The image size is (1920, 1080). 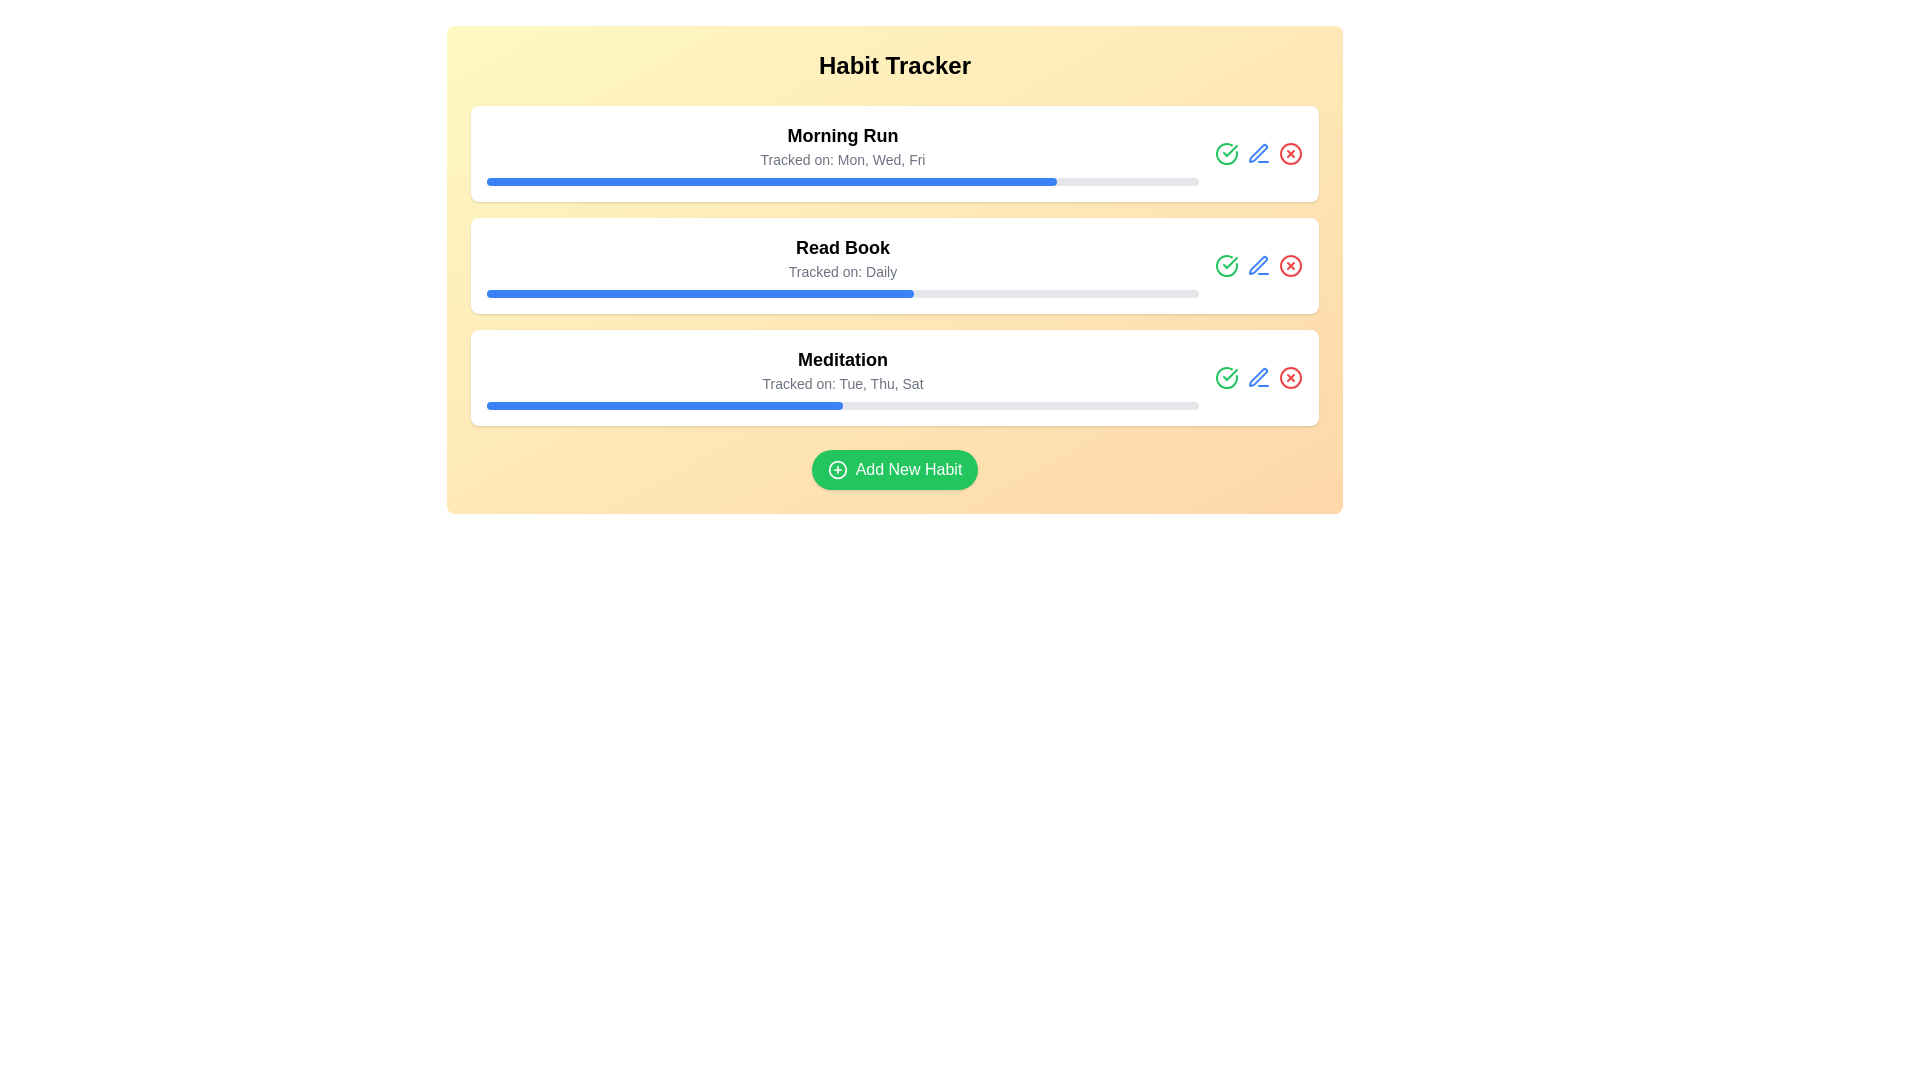 I want to click on the progress bar, so click(x=516, y=293).